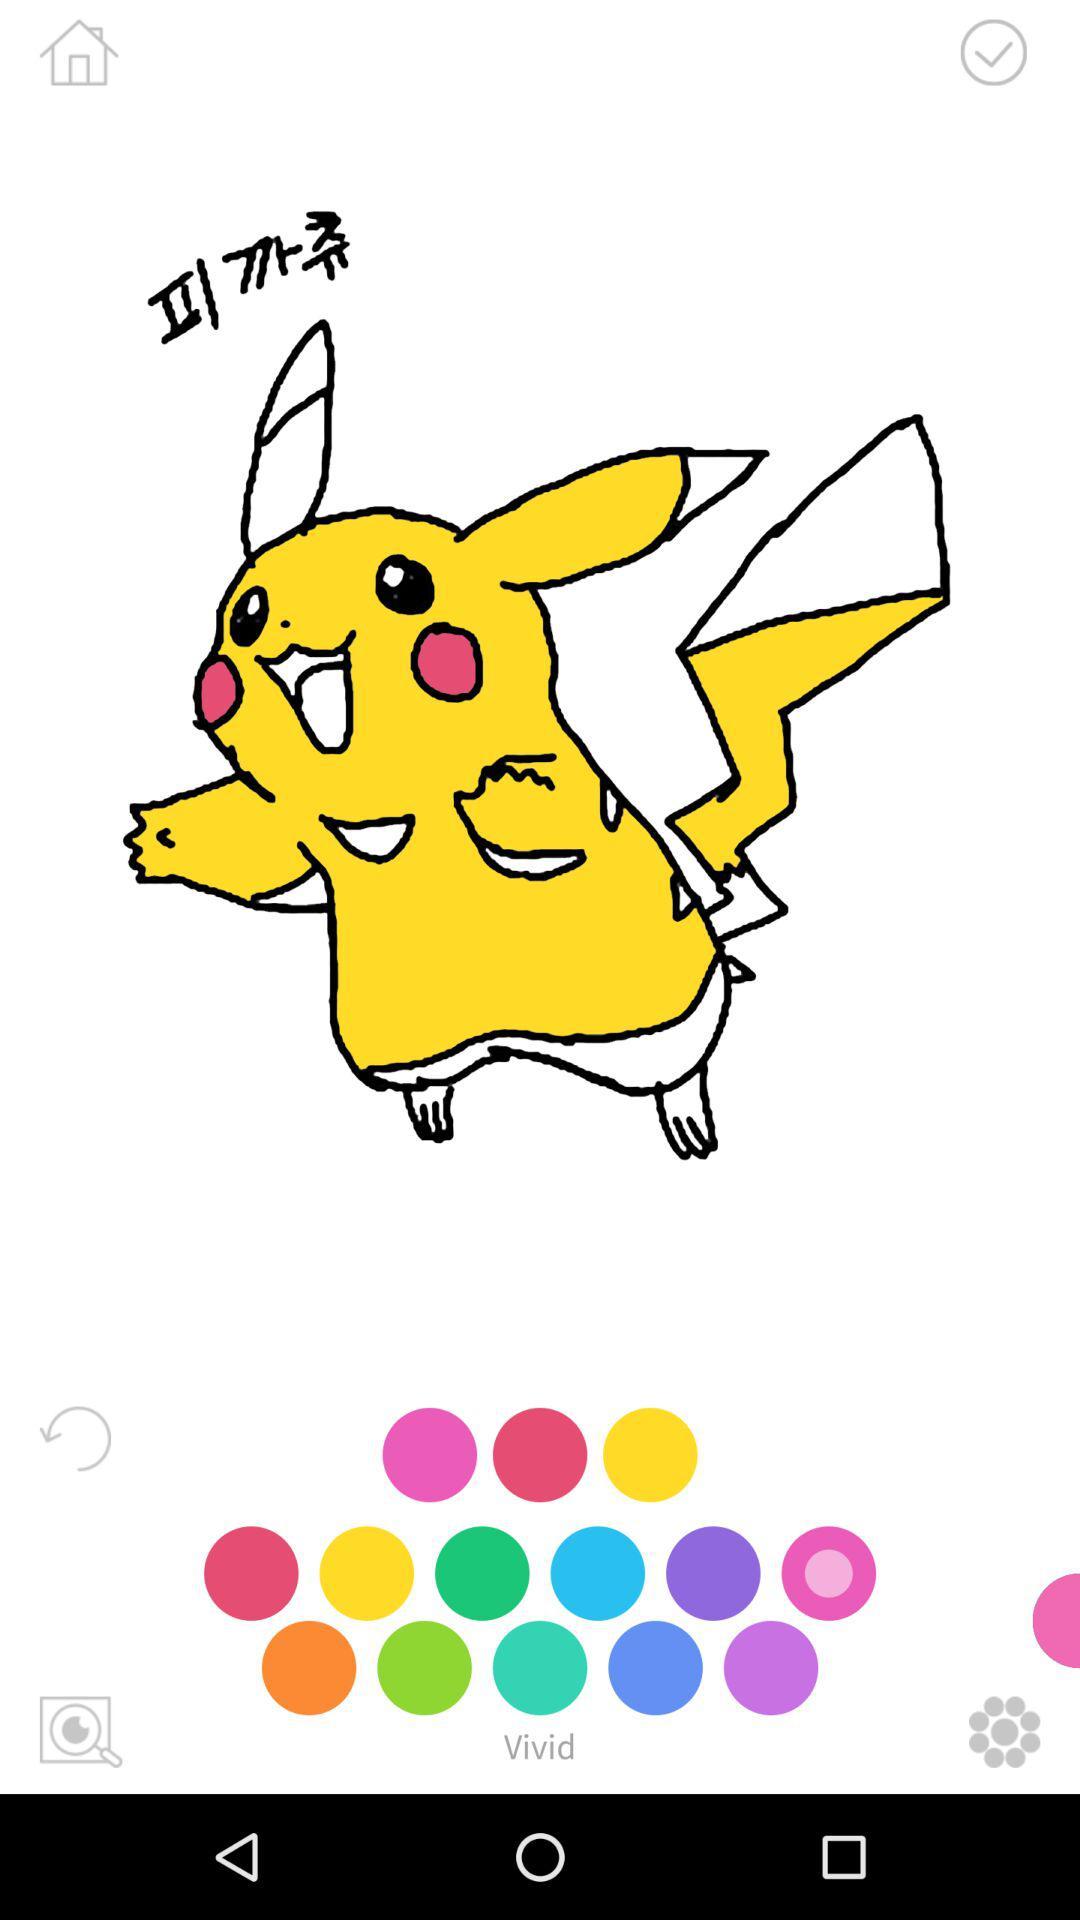 The height and width of the screenshot is (1920, 1080). Describe the element at coordinates (74, 1437) in the screenshot. I see `refresh` at that location.